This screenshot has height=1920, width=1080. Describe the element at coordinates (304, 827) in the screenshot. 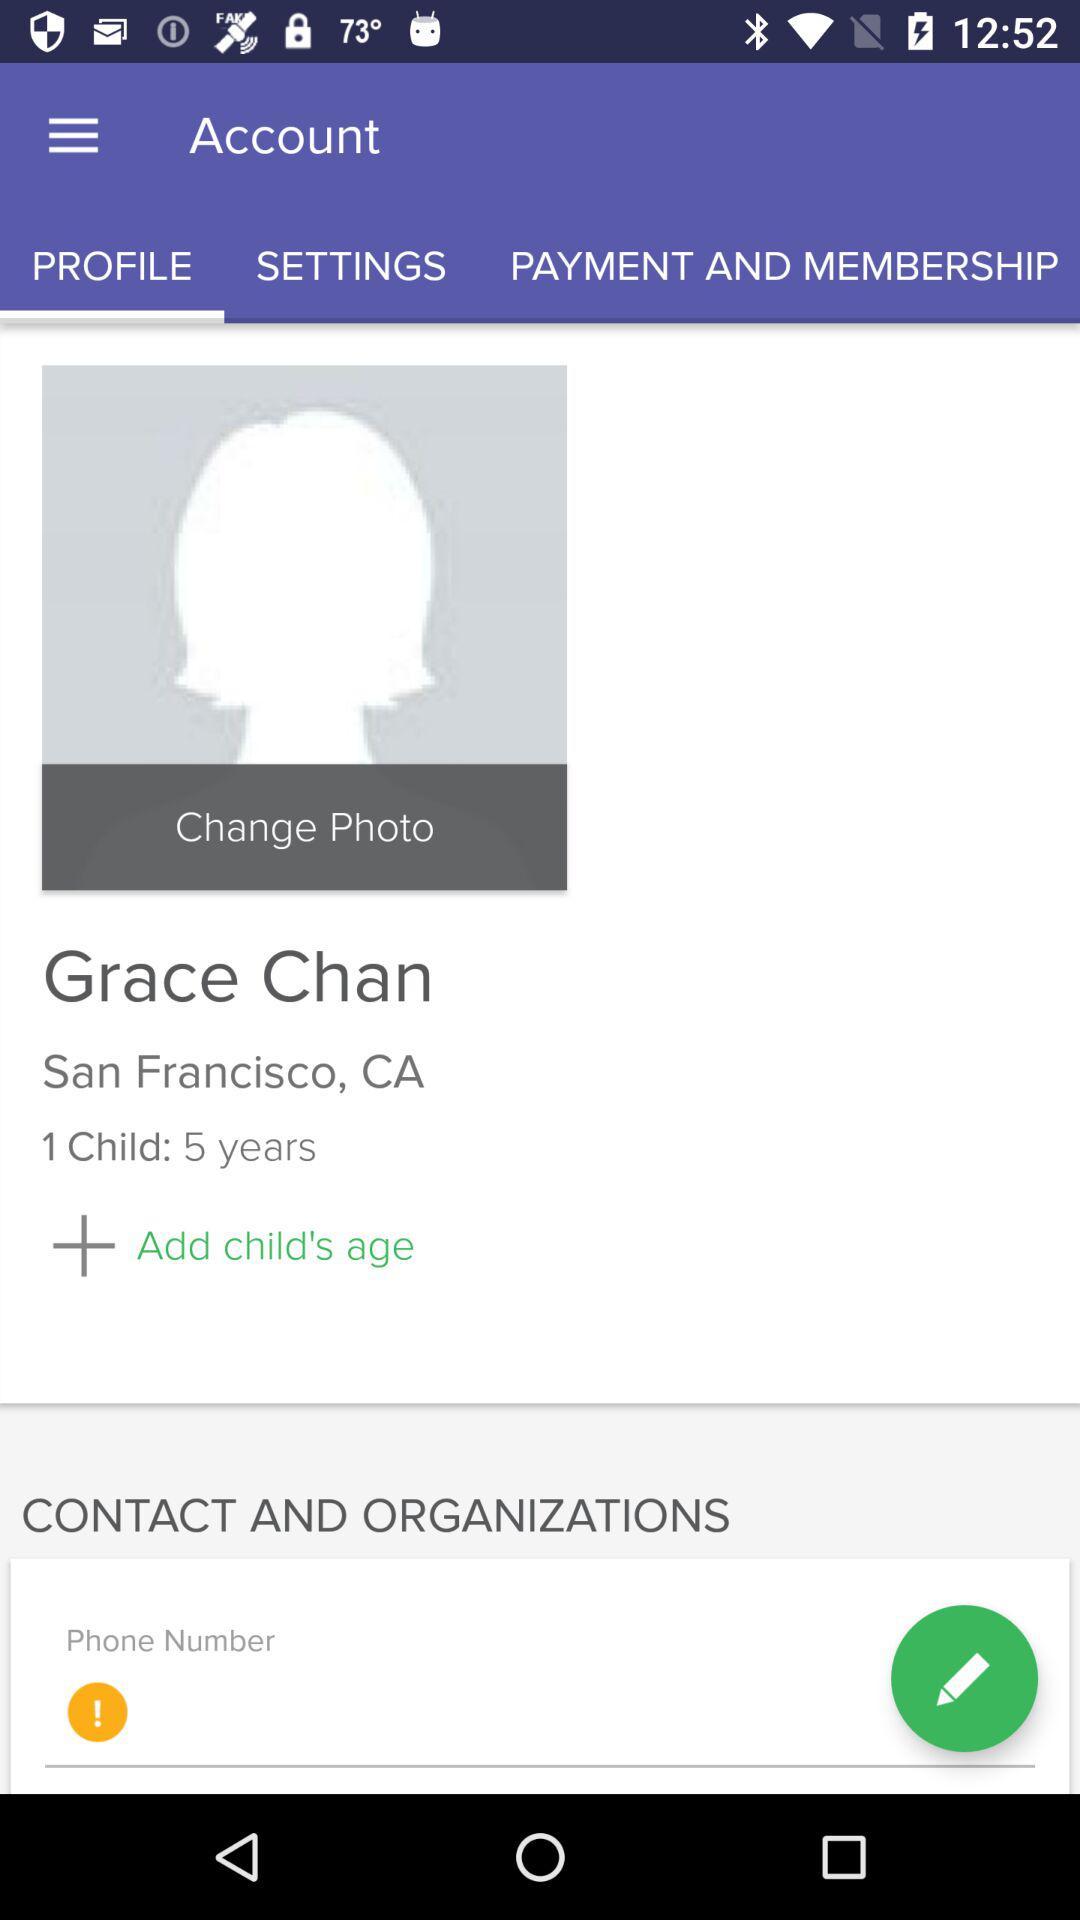

I see `item above grace chan` at that location.